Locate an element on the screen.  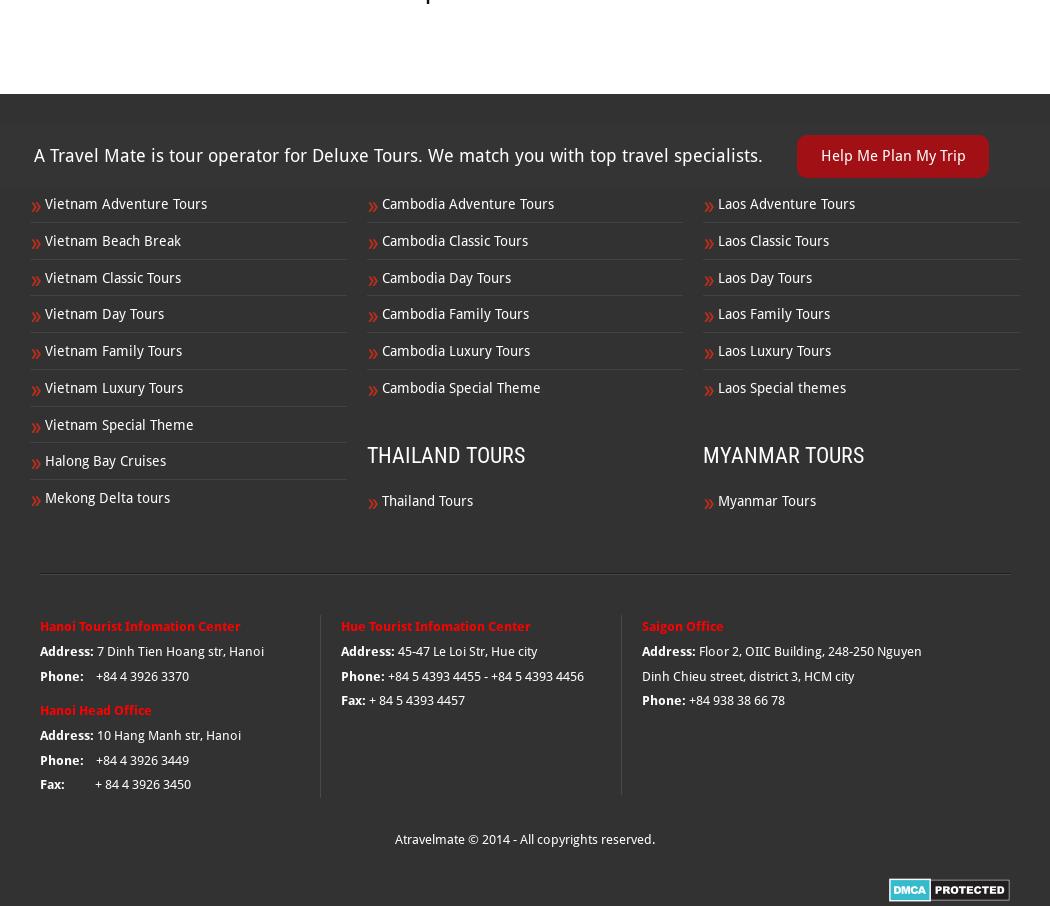
'Laos Adventure Tours' is located at coordinates (786, 203).